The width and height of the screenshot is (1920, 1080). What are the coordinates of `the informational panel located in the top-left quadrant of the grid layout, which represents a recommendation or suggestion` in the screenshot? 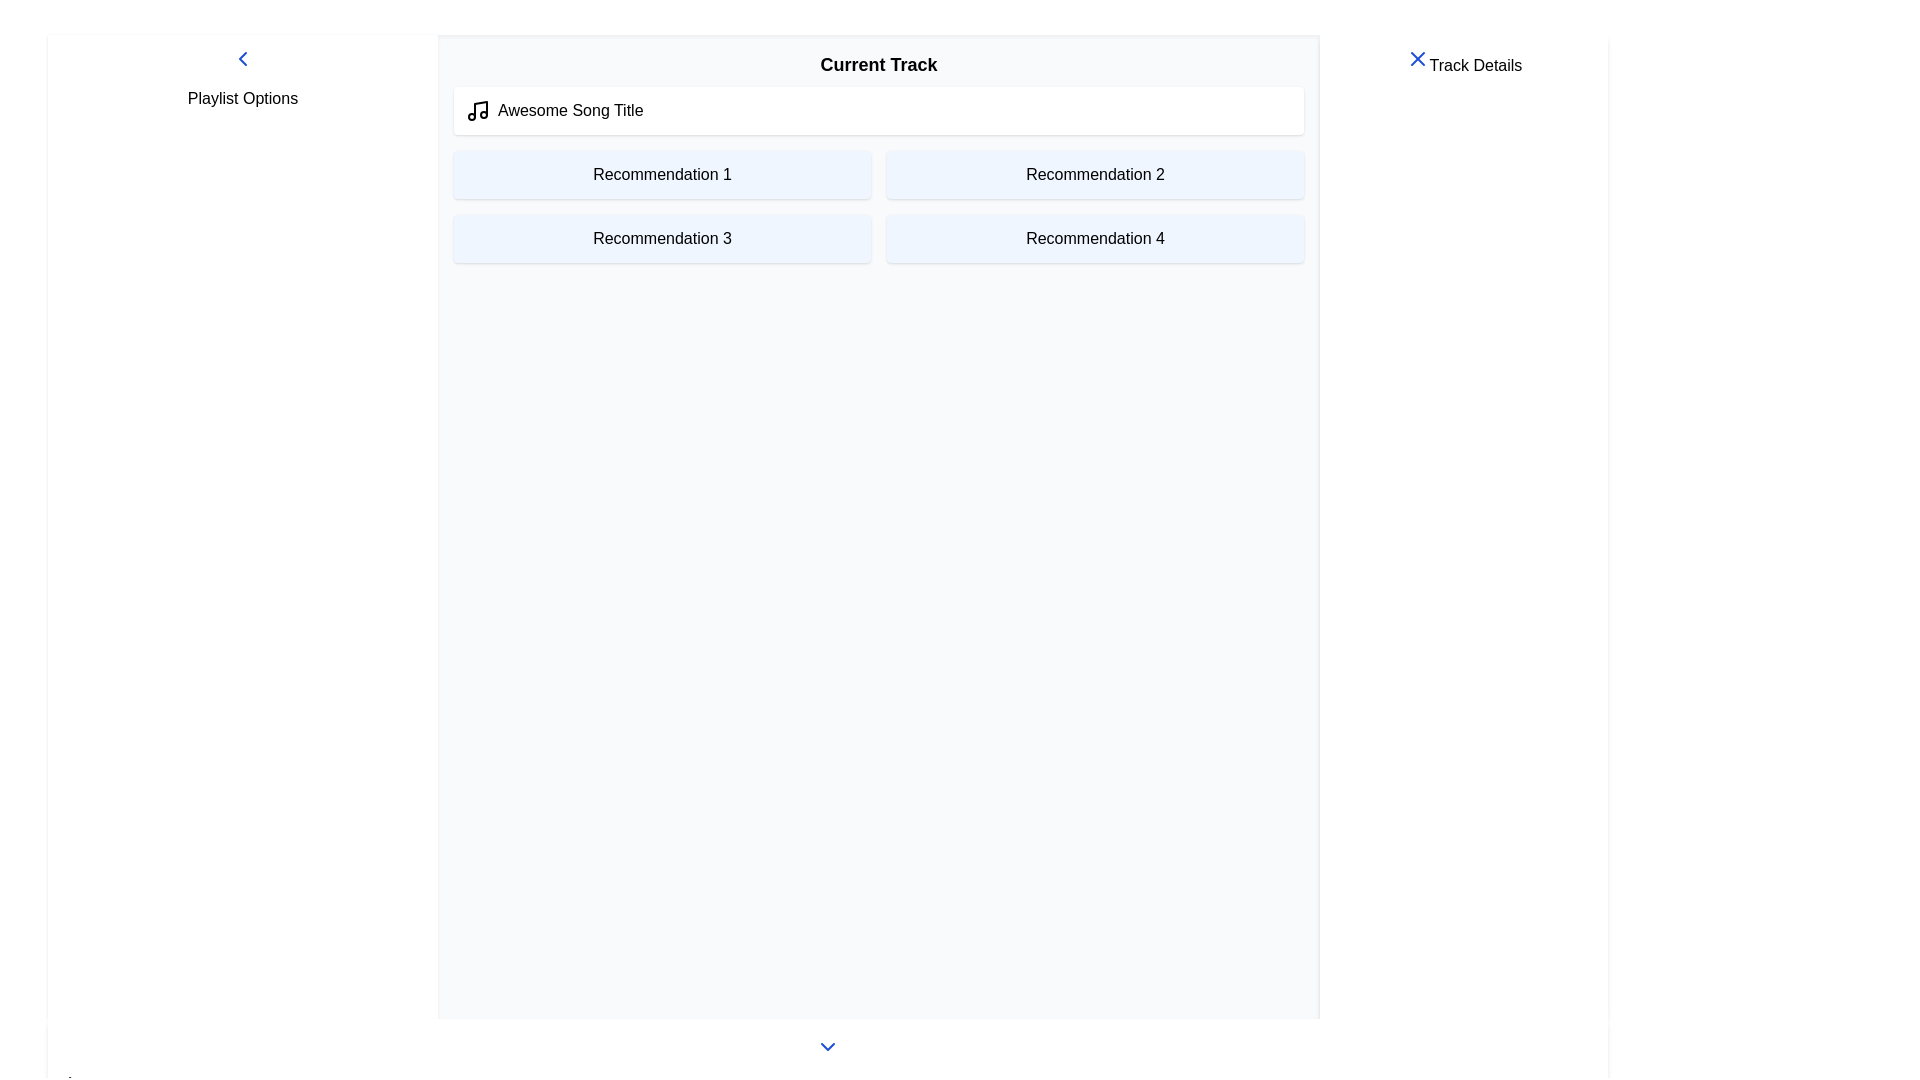 It's located at (662, 173).